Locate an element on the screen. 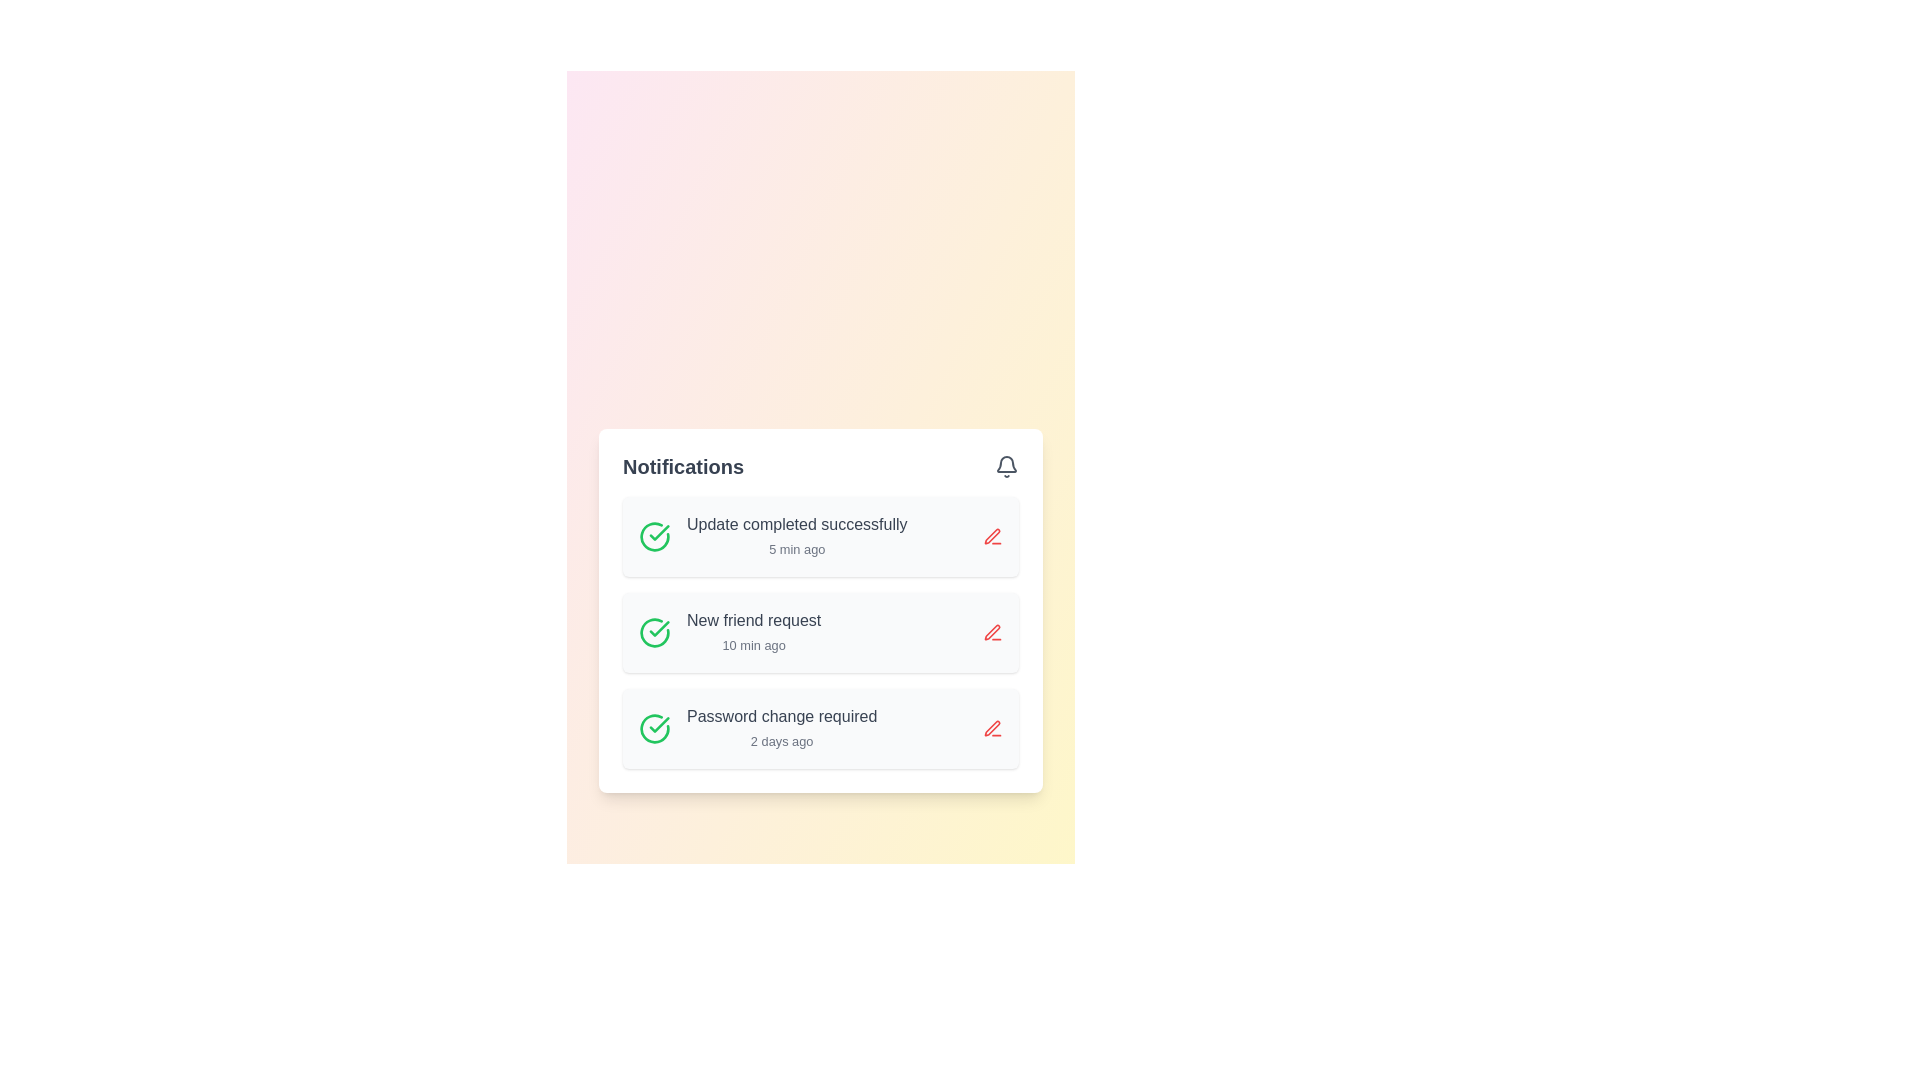  the status of the success icon located in the notifications panel next to the text 'New friend request' and above 'Password change required' is located at coordinates (659, 531).